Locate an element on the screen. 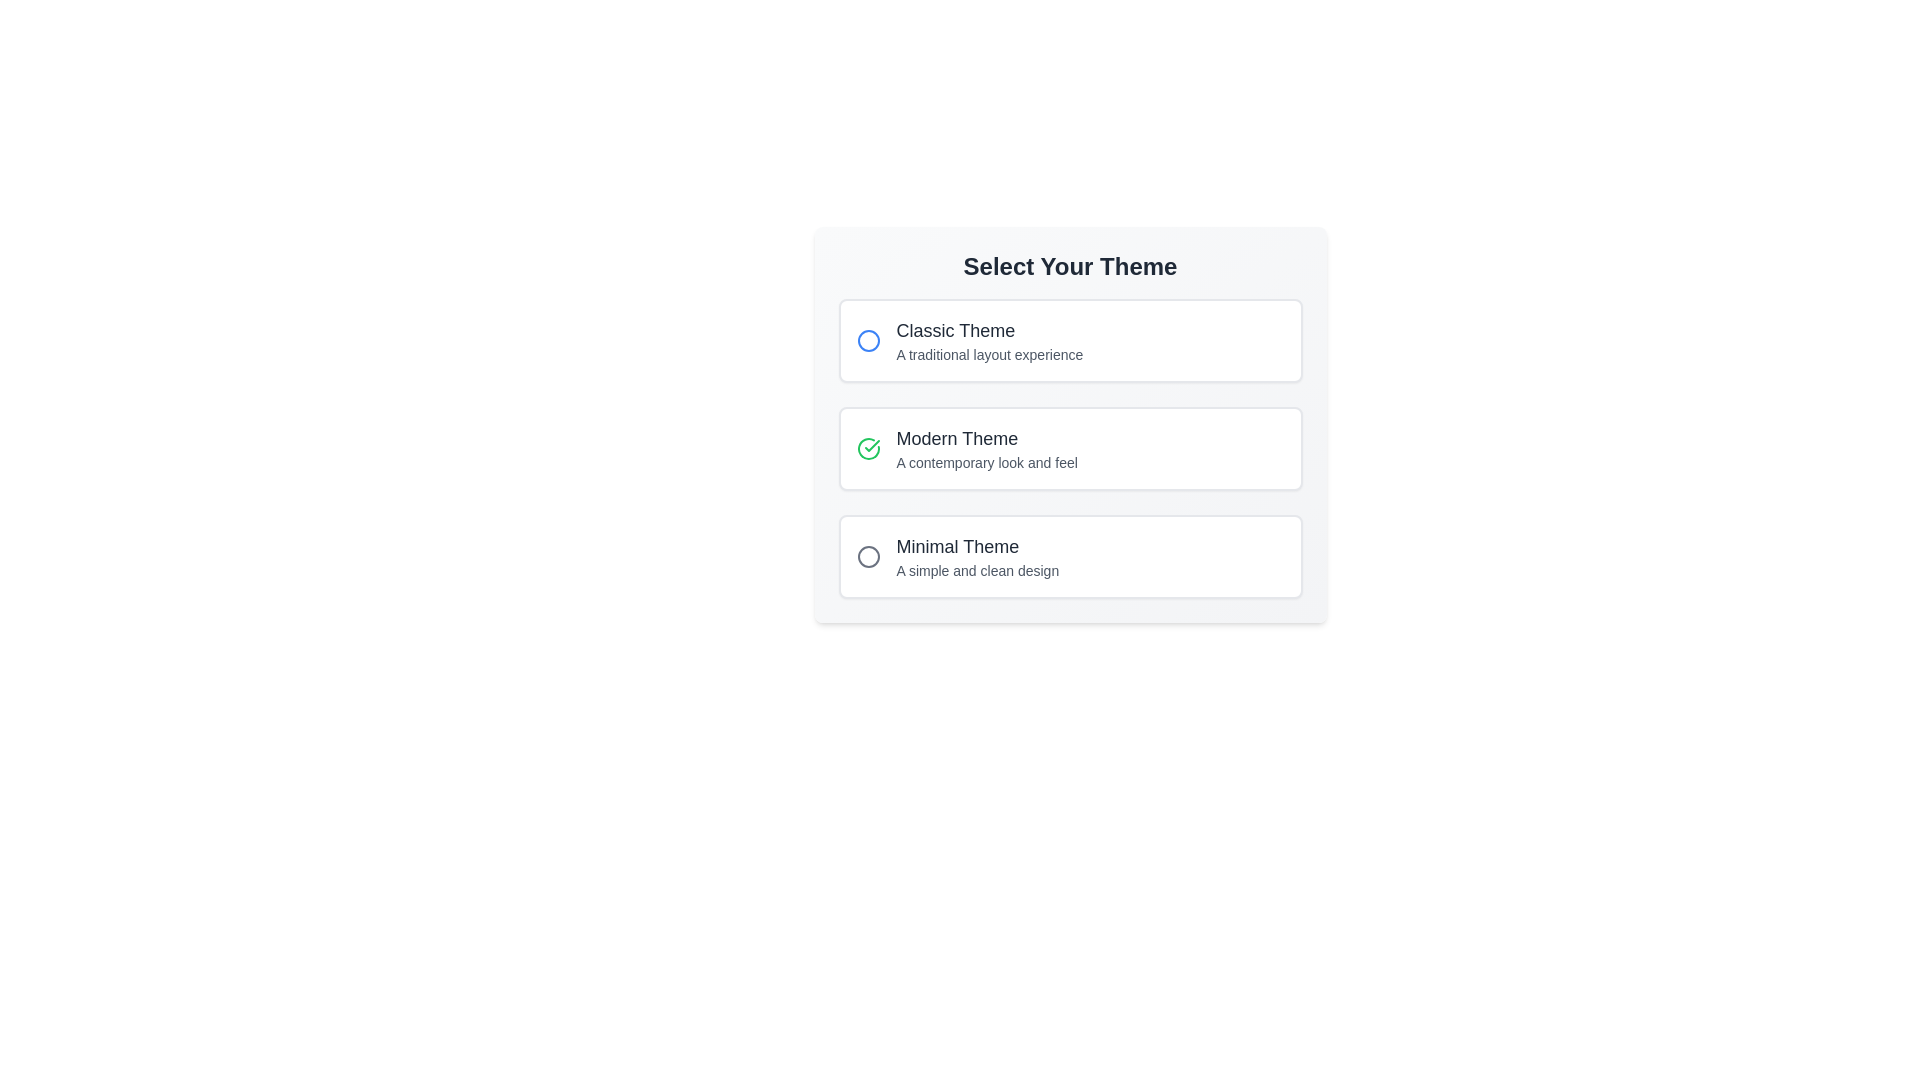 The width and height of the screenshot is (1920, 1080). the text element that displays 'A simple and clean design', which is styled in light gray and positioned below the 'Minimal Theme' title is located at coordinates (977, 570).